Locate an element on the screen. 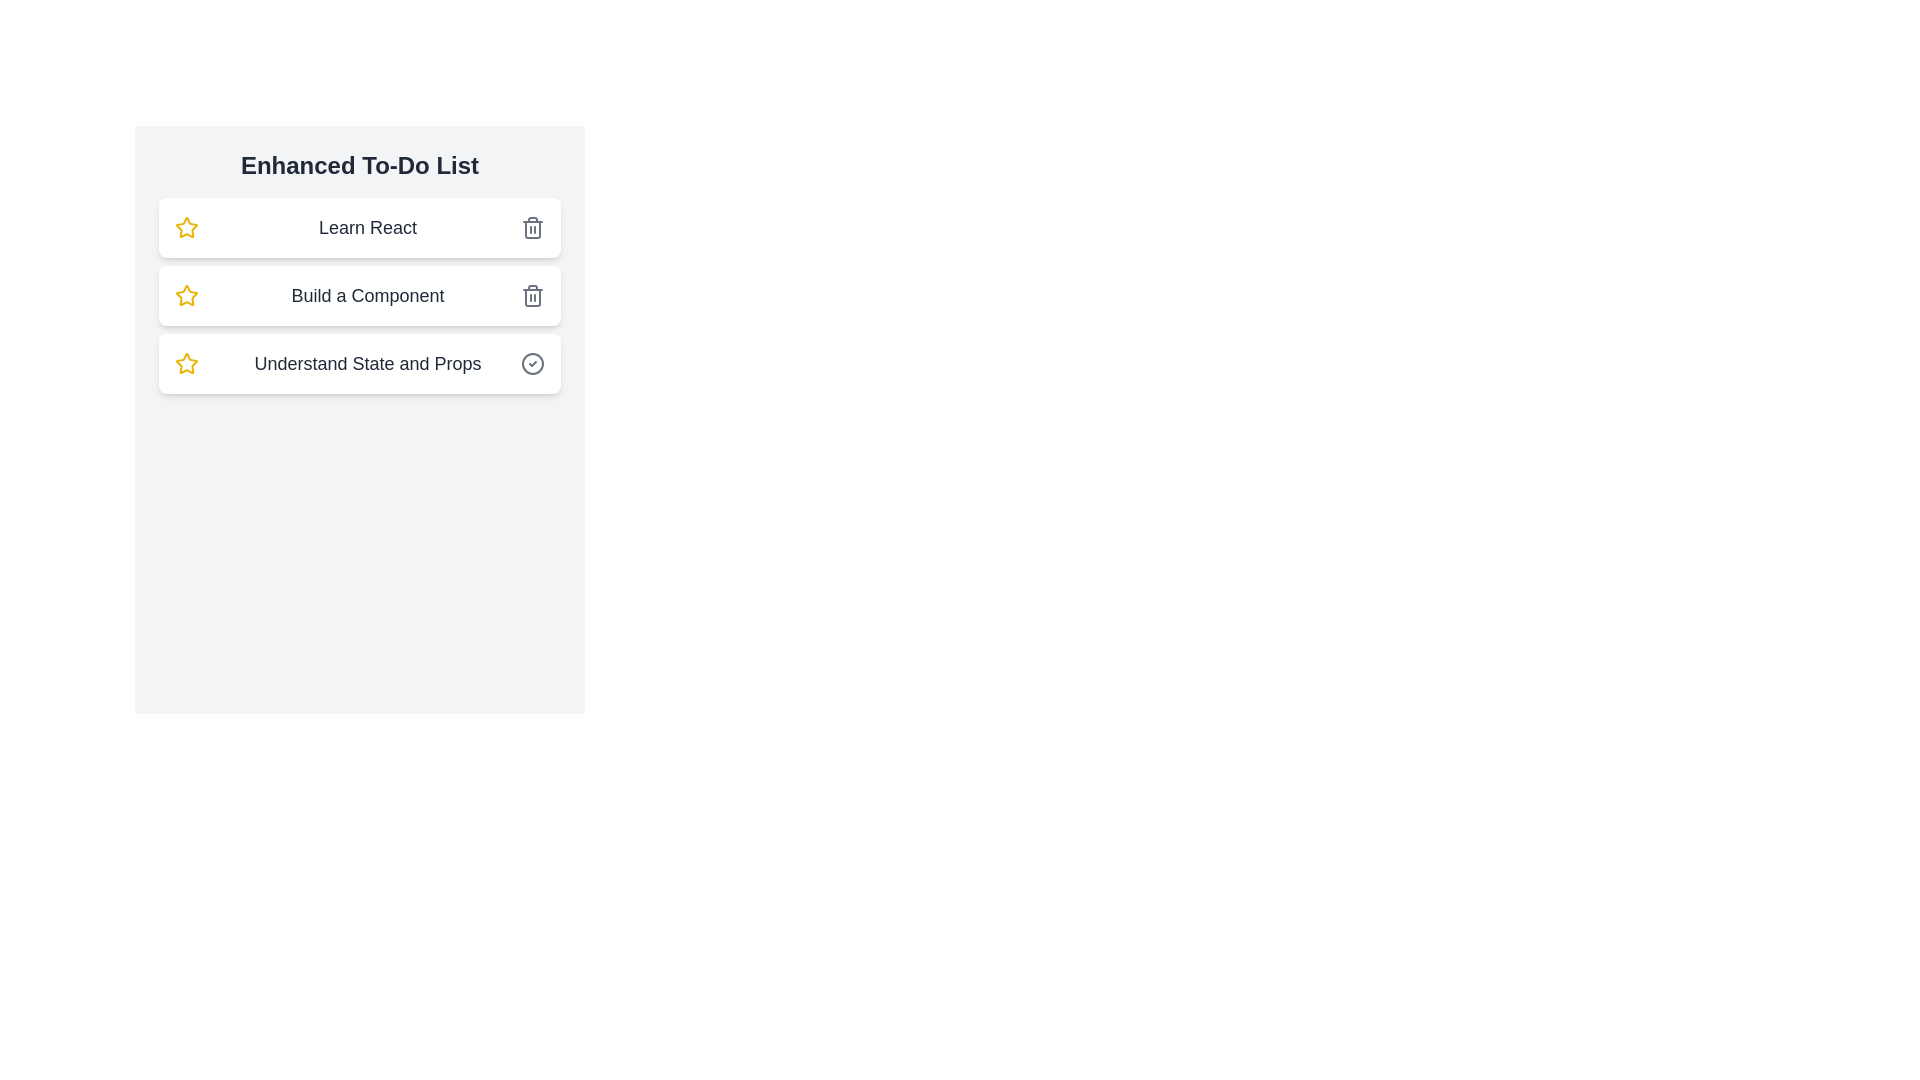 This screenshot has height=1080, width=1920. the 'Learn React' text label, which is bold and dark-colored, located in the first item of a vertical list of three similar items is located at coordinates (368, 226).